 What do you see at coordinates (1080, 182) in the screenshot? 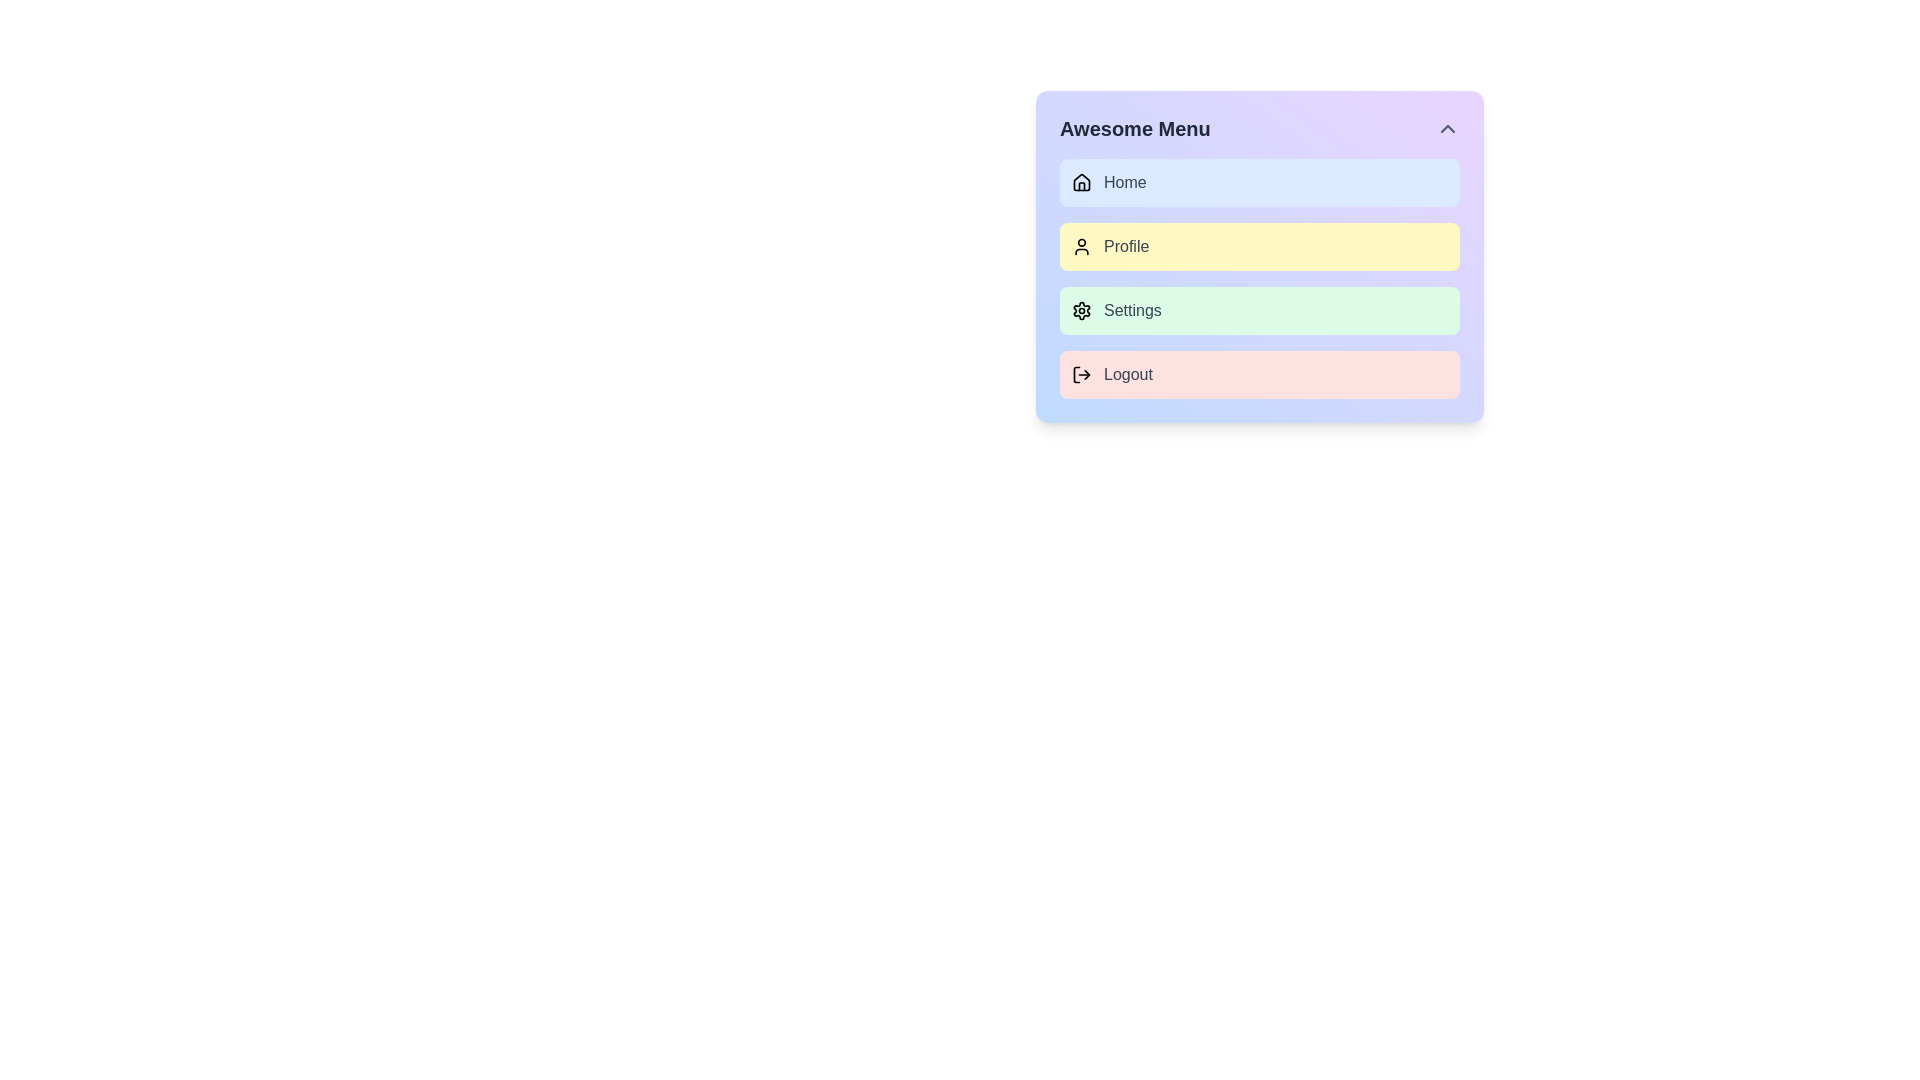
I see `the 'Home' icon in the dropdown menu titled 'Awesome Menu'` at bounding box center [1080, 182].